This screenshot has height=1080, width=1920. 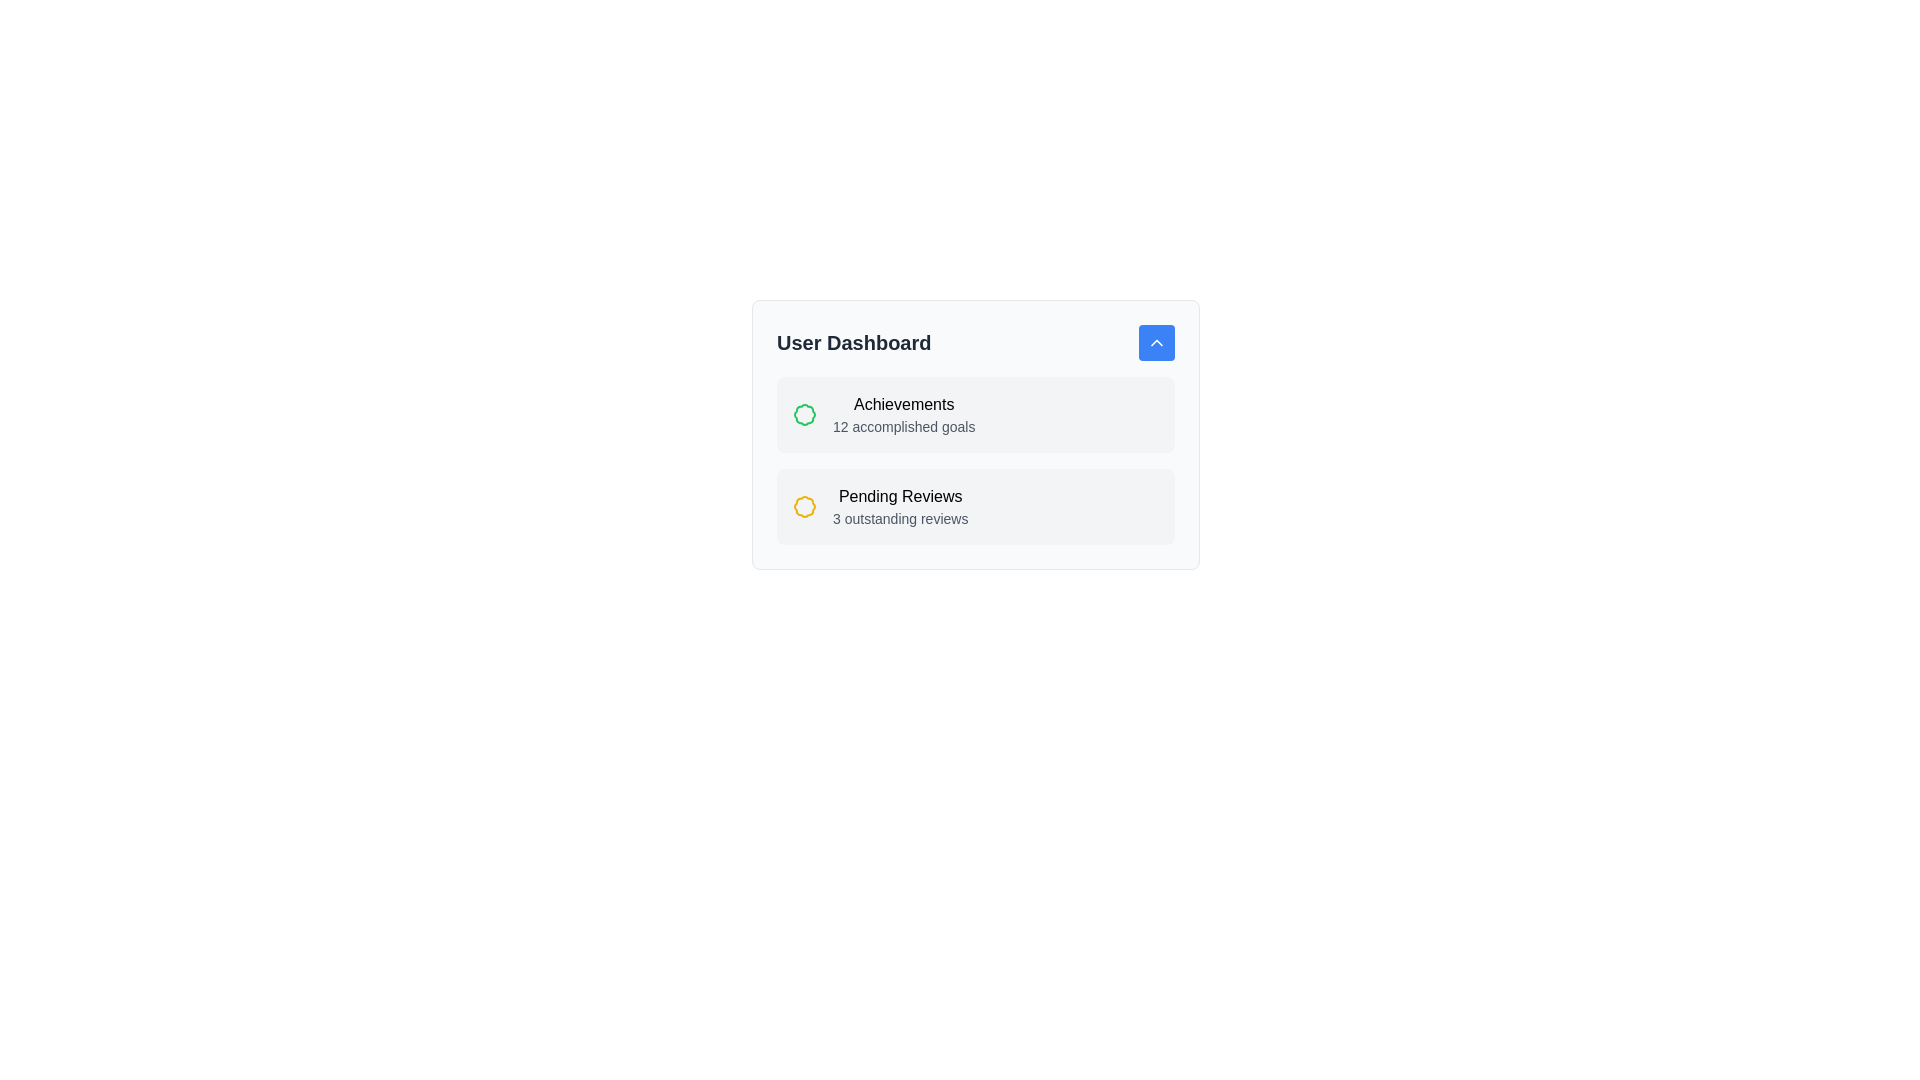 I want to click on the achievements SVG icon located within the 'Achievements' section of the dashboard, specifically to the left of the text '12 accomplished goals', so click(x=805, y=414).